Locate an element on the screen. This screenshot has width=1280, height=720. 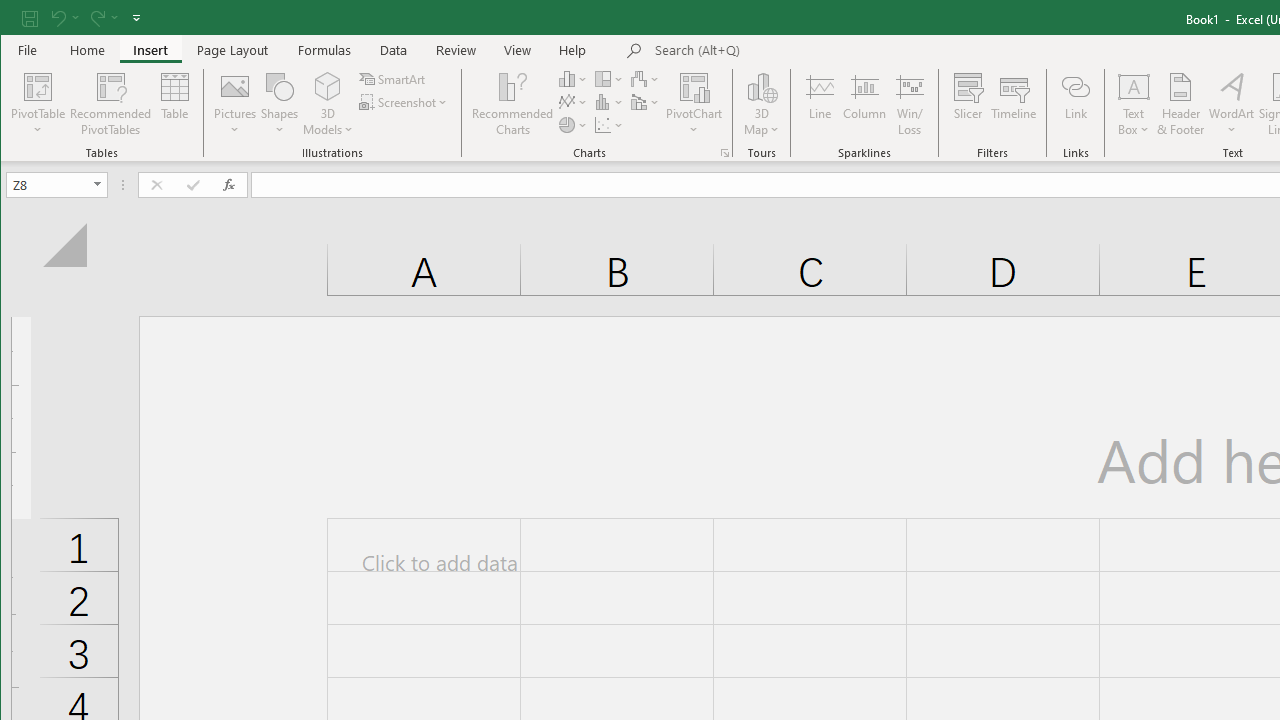
'SmartArt...' is located at coordinates (394, 78).